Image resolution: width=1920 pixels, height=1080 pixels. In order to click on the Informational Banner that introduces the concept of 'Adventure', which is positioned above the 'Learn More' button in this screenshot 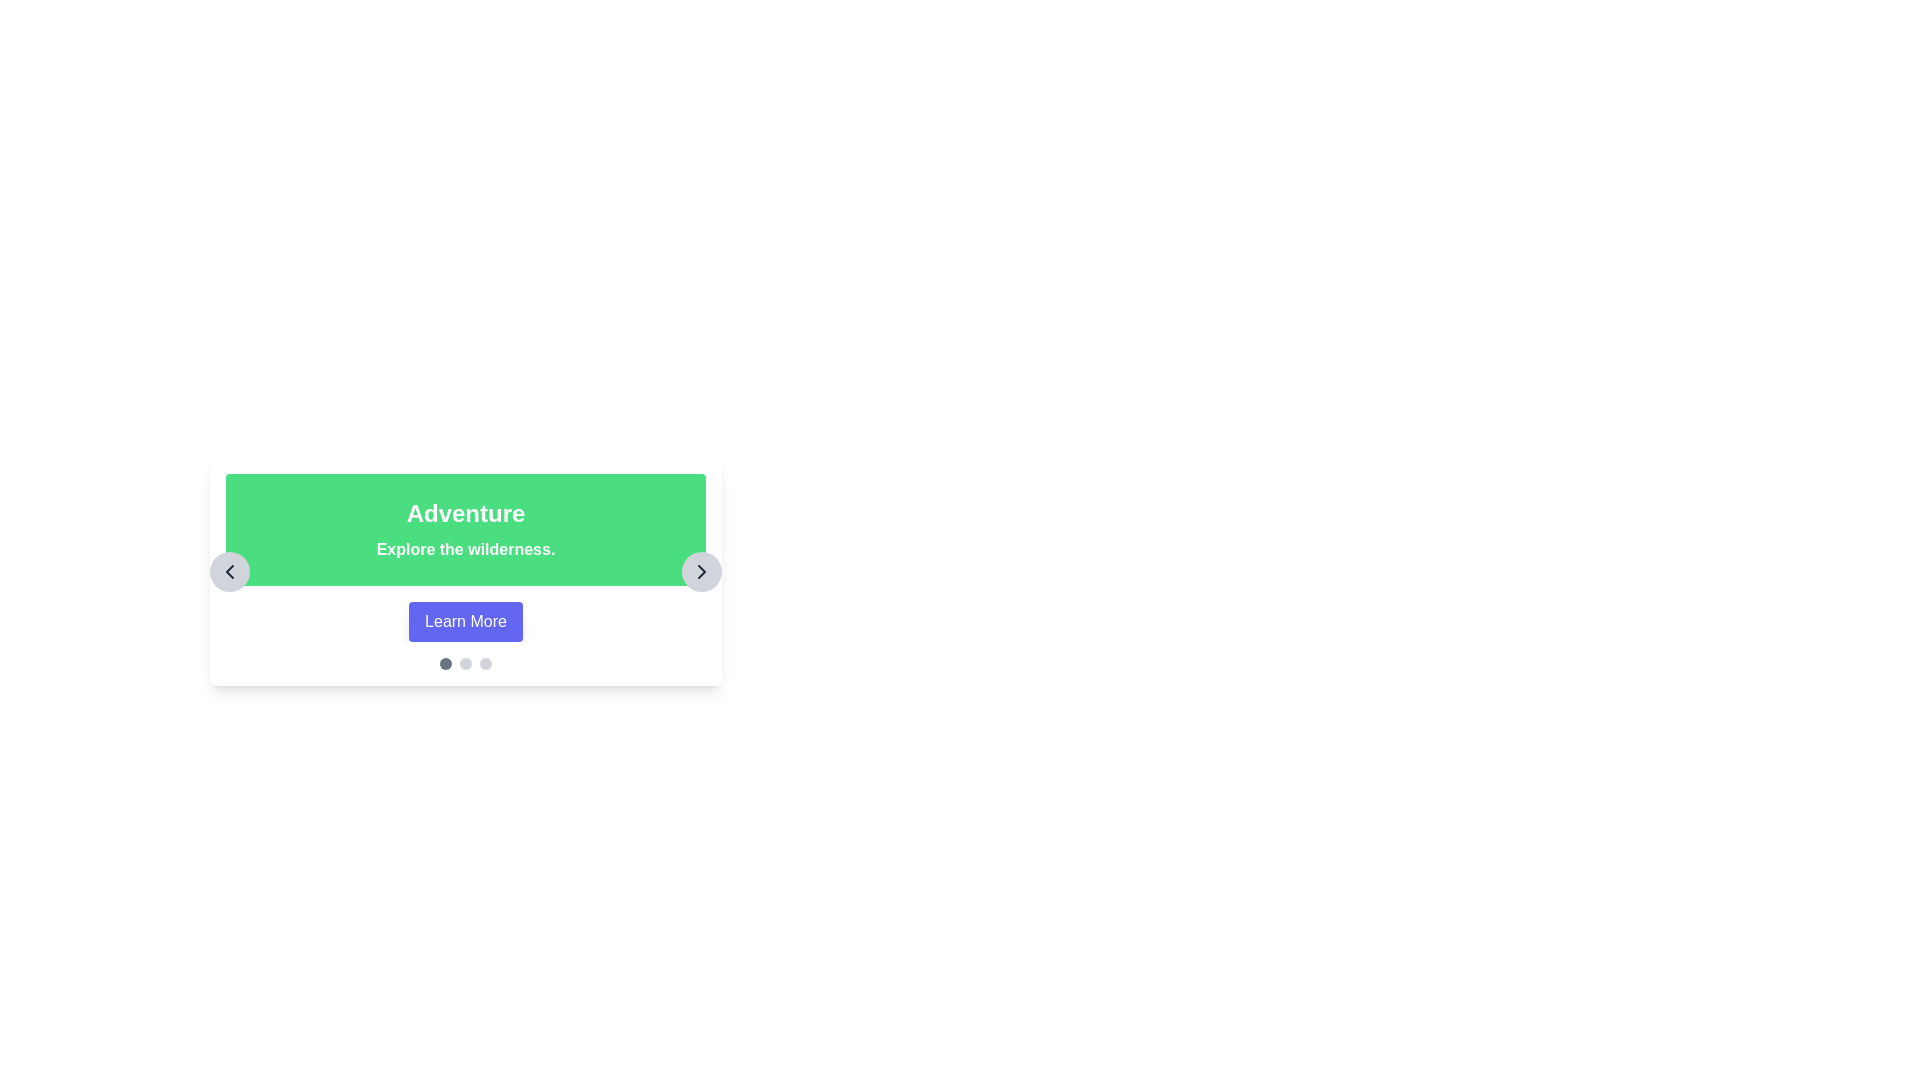, I will do `click(464, 528)`.